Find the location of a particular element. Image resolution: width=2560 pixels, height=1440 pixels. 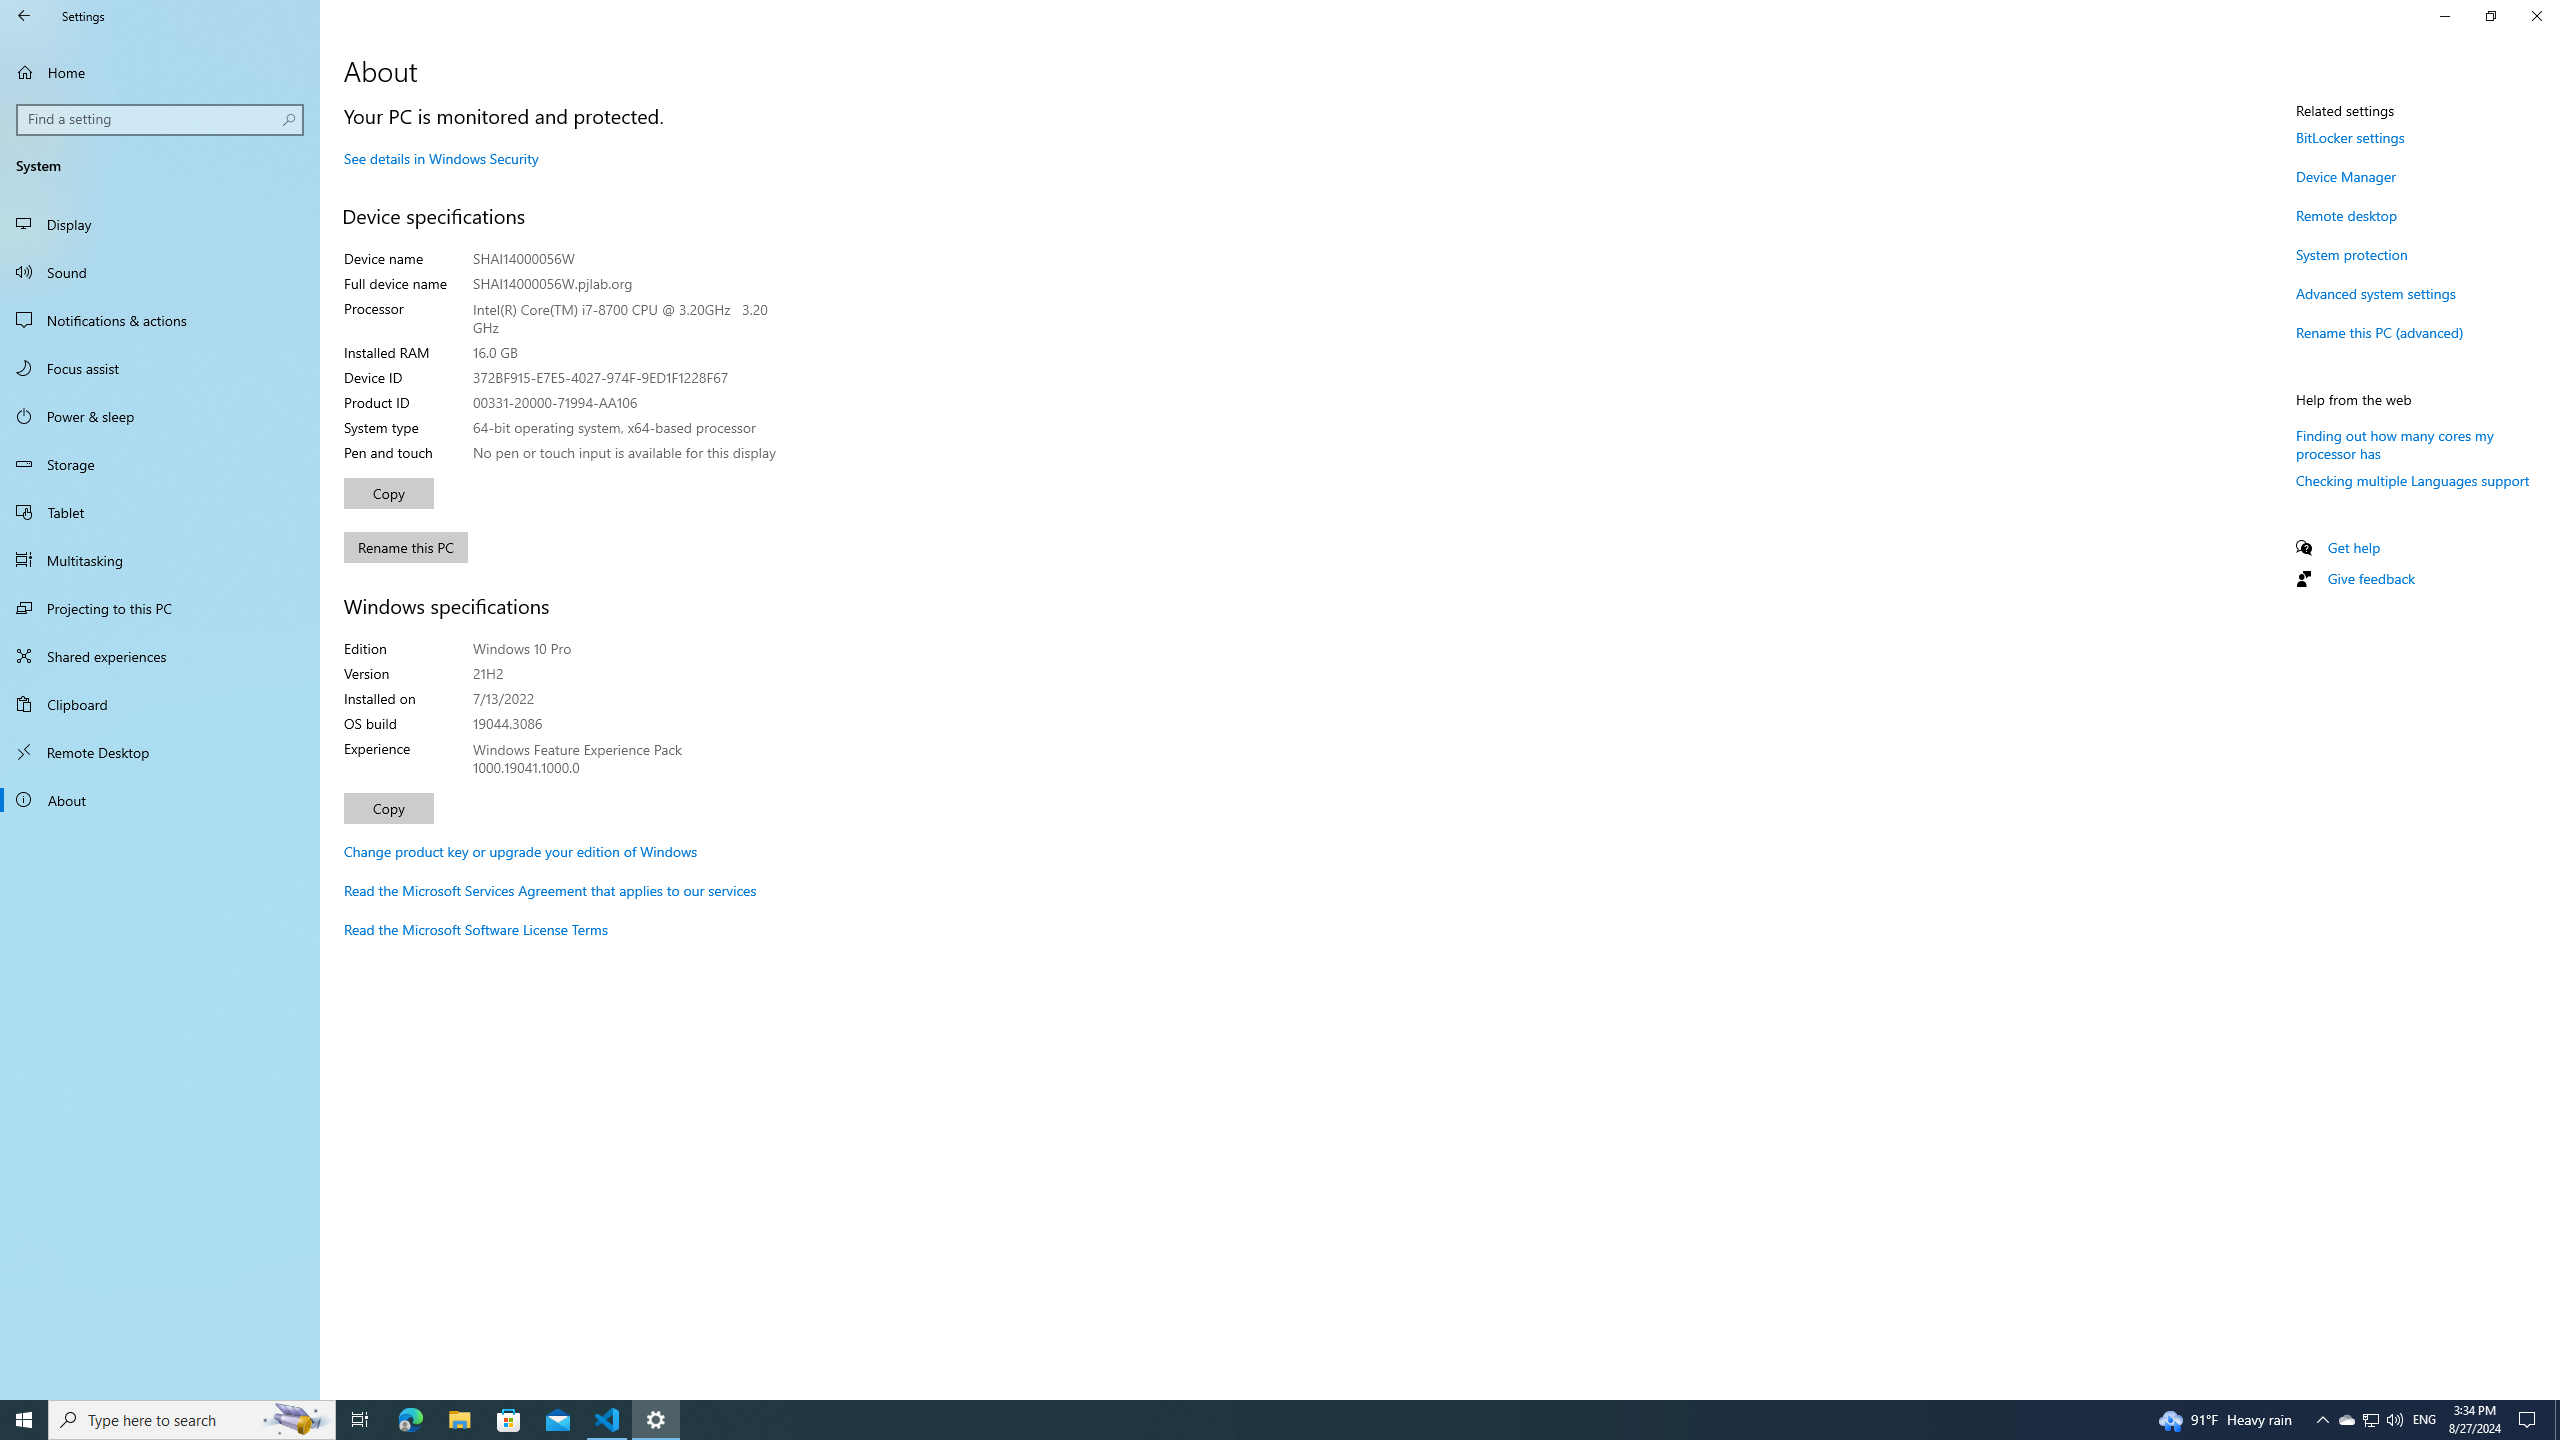

'Remote Desktop' is located at coordinates (159, 751).